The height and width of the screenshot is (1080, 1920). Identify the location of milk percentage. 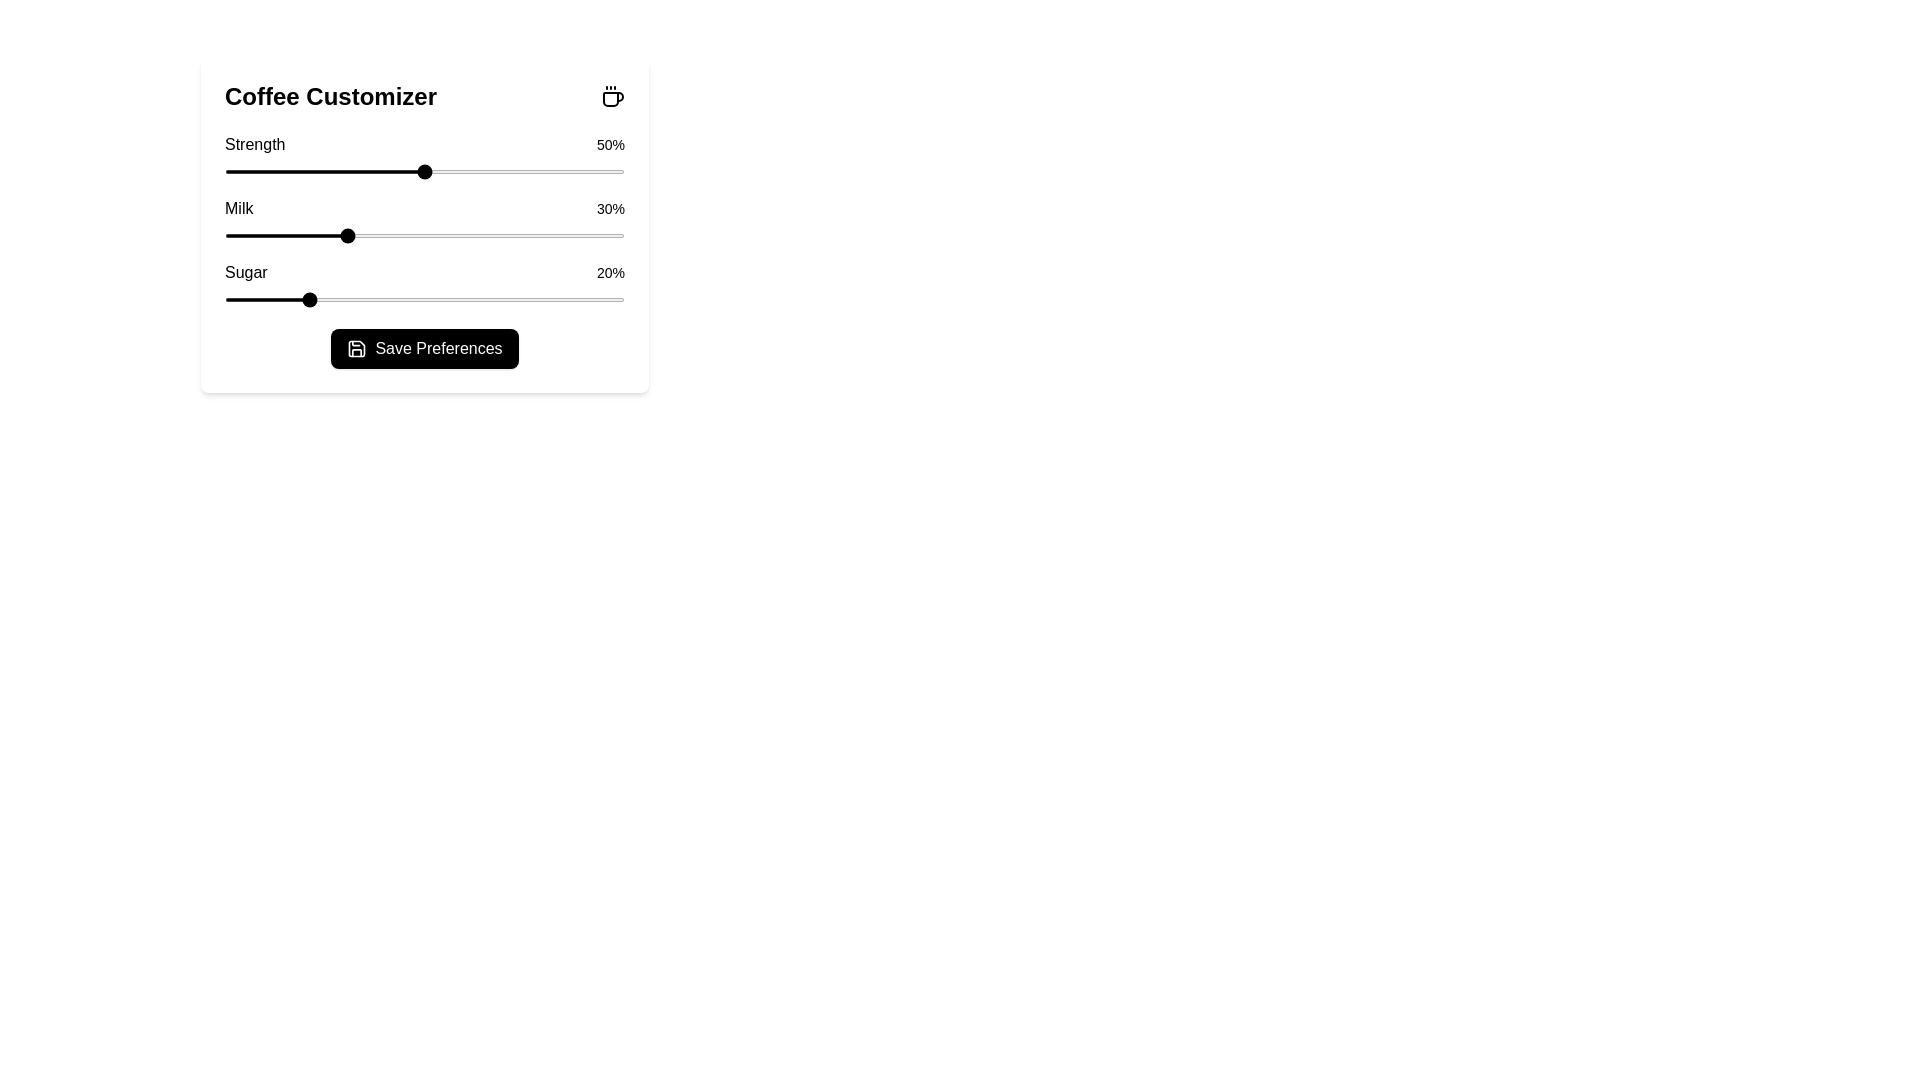
(263, 234).